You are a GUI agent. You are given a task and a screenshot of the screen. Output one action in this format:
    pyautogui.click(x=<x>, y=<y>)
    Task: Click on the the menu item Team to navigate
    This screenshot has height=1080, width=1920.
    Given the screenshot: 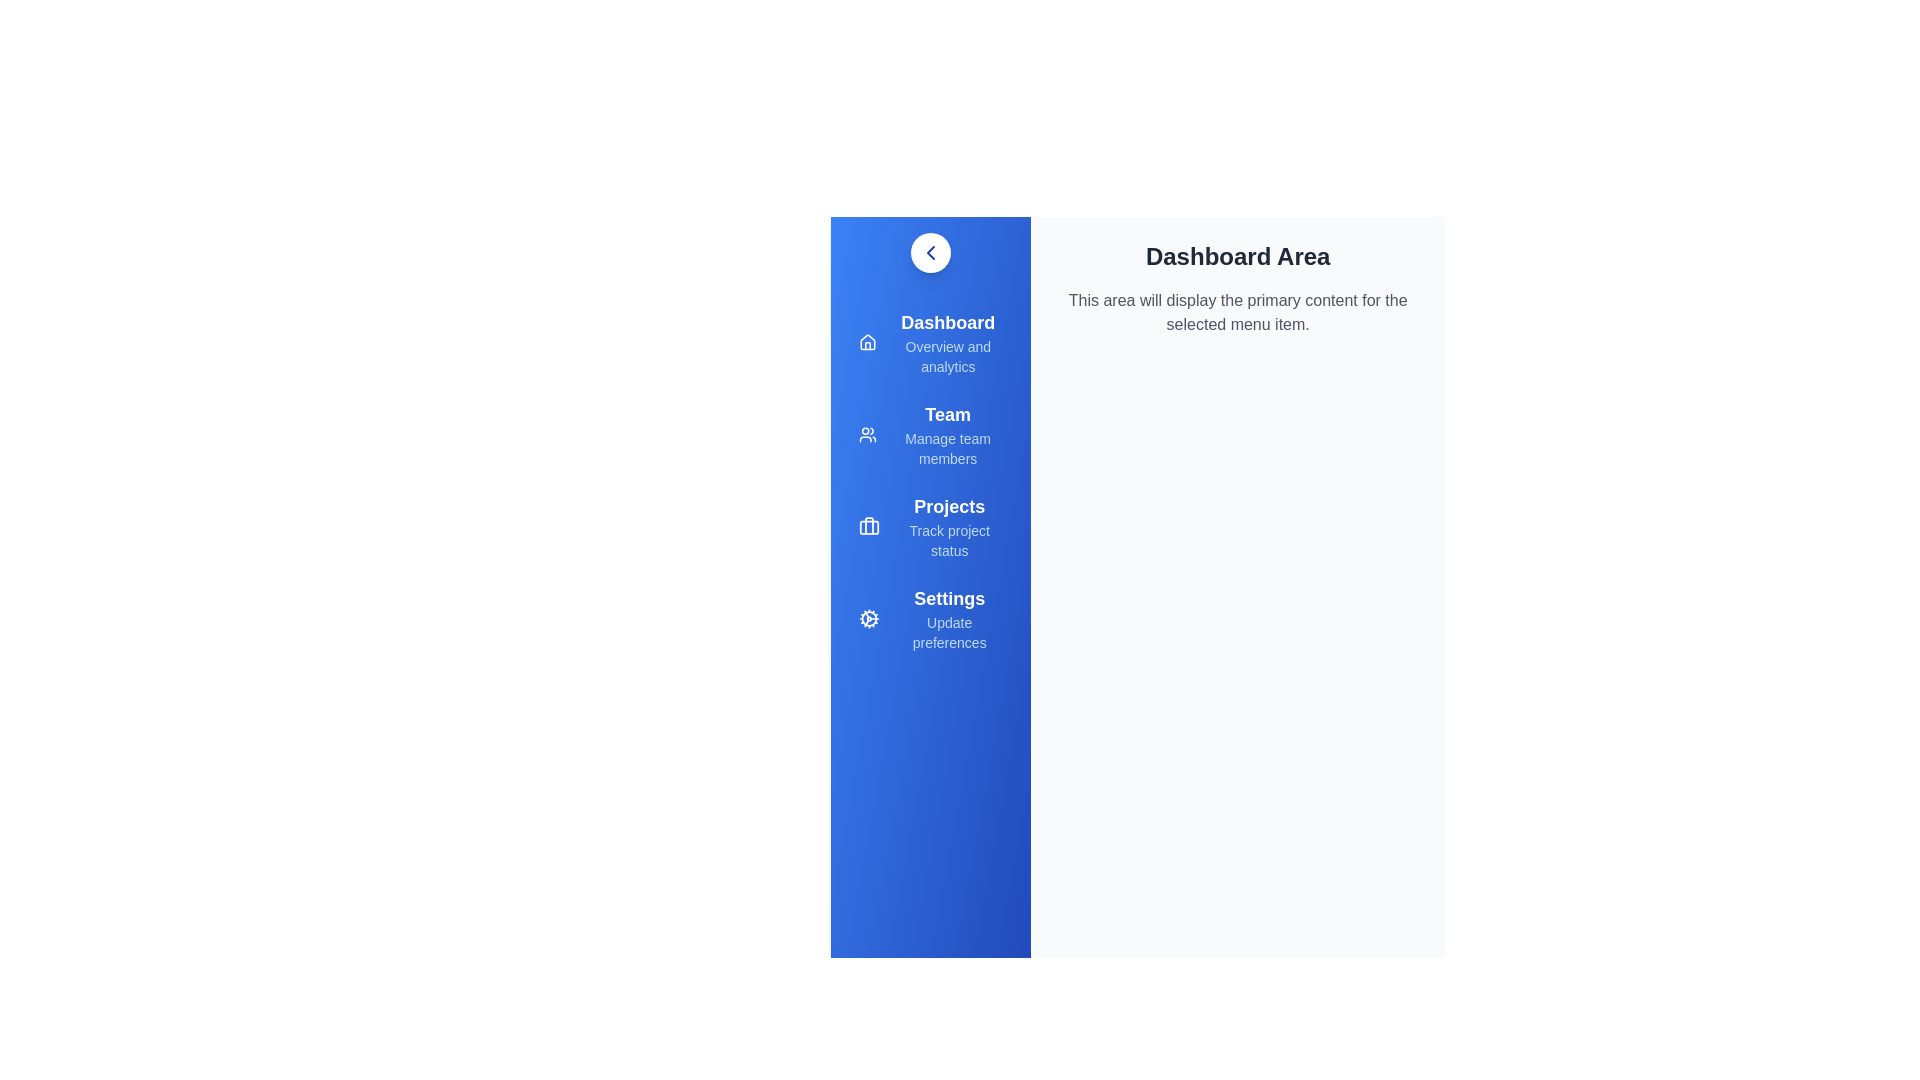 What is the action you would take?
    pyautogui.click(x=930, y=434)
    